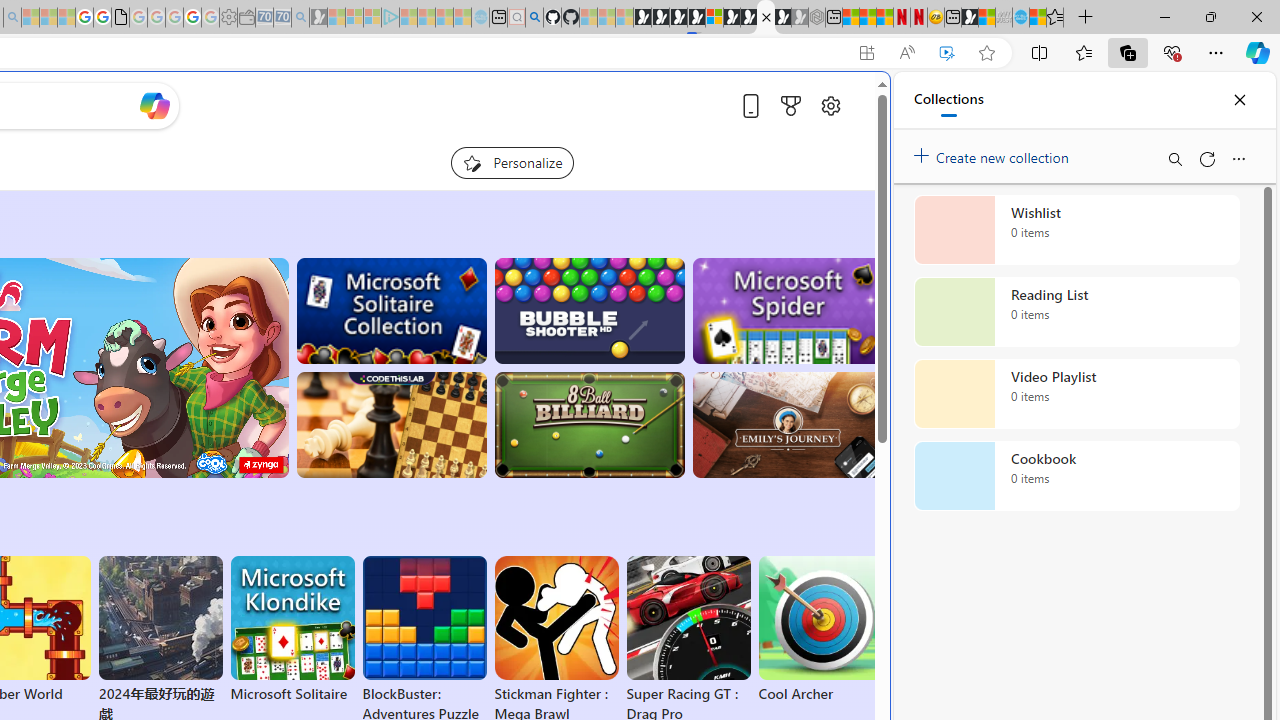  I want to click on 'Master Chess', so click(391, 424).